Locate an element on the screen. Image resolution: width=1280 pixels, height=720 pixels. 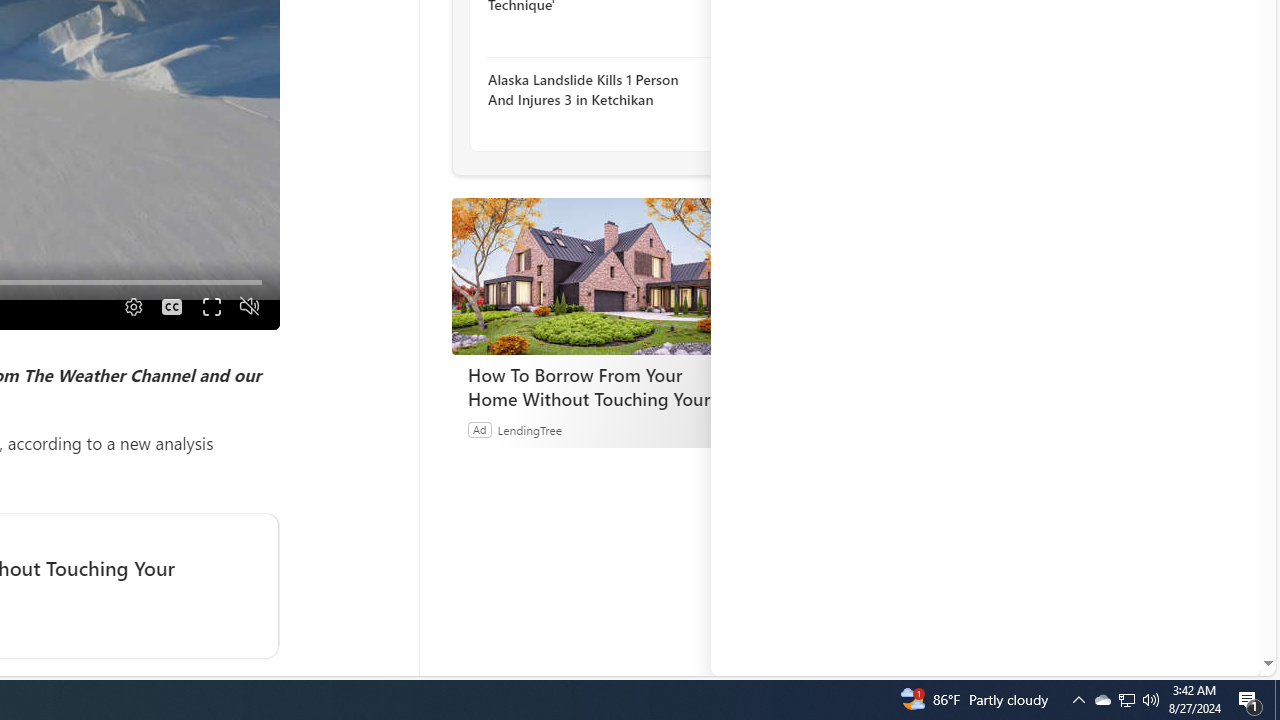
'Ad' is located at coordinates (478, 428).